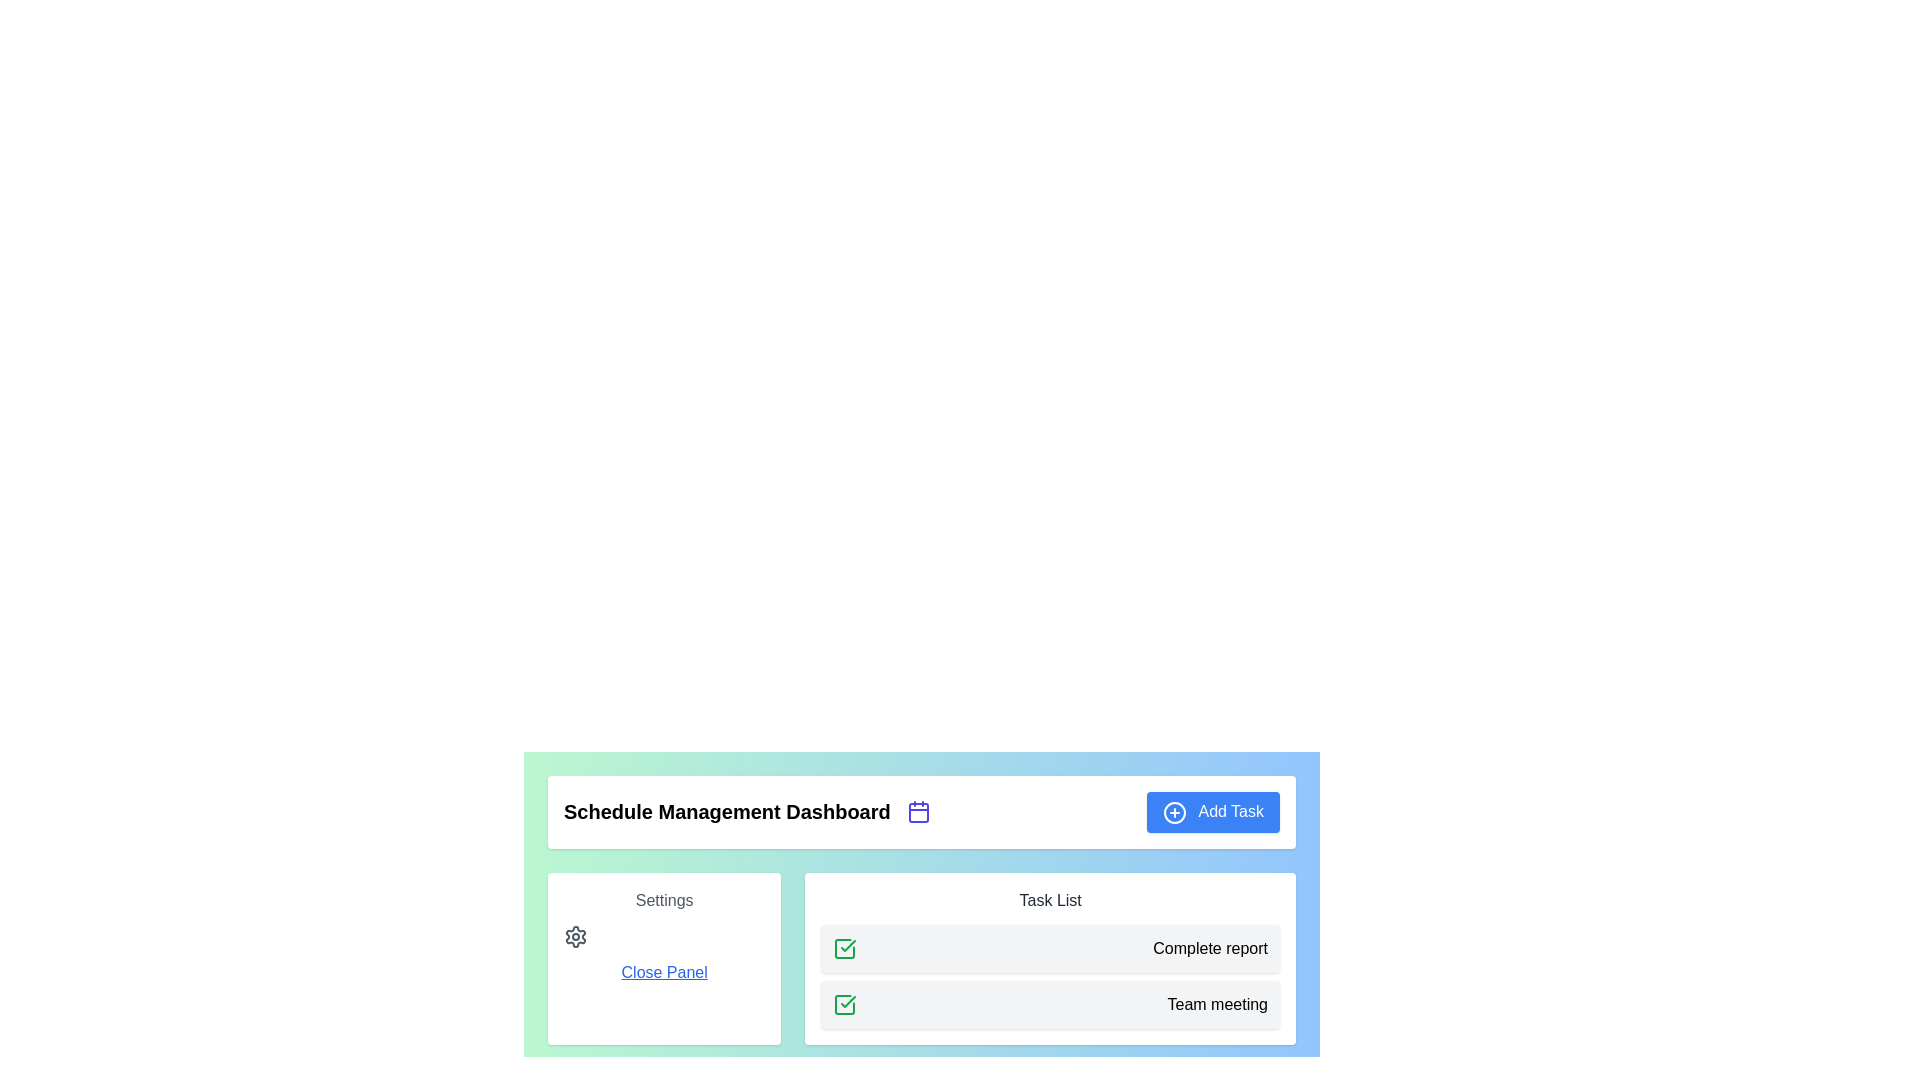 This screenshot has height=1080, width=1920. What do you see at coordinates (917, 812) in the screenshot?
I see `the calendar icon located to the right of the 'Schedule Management Dashboard' text and to the left of the 'Add Task' button in the header bar` at bounding box center [917, 812].